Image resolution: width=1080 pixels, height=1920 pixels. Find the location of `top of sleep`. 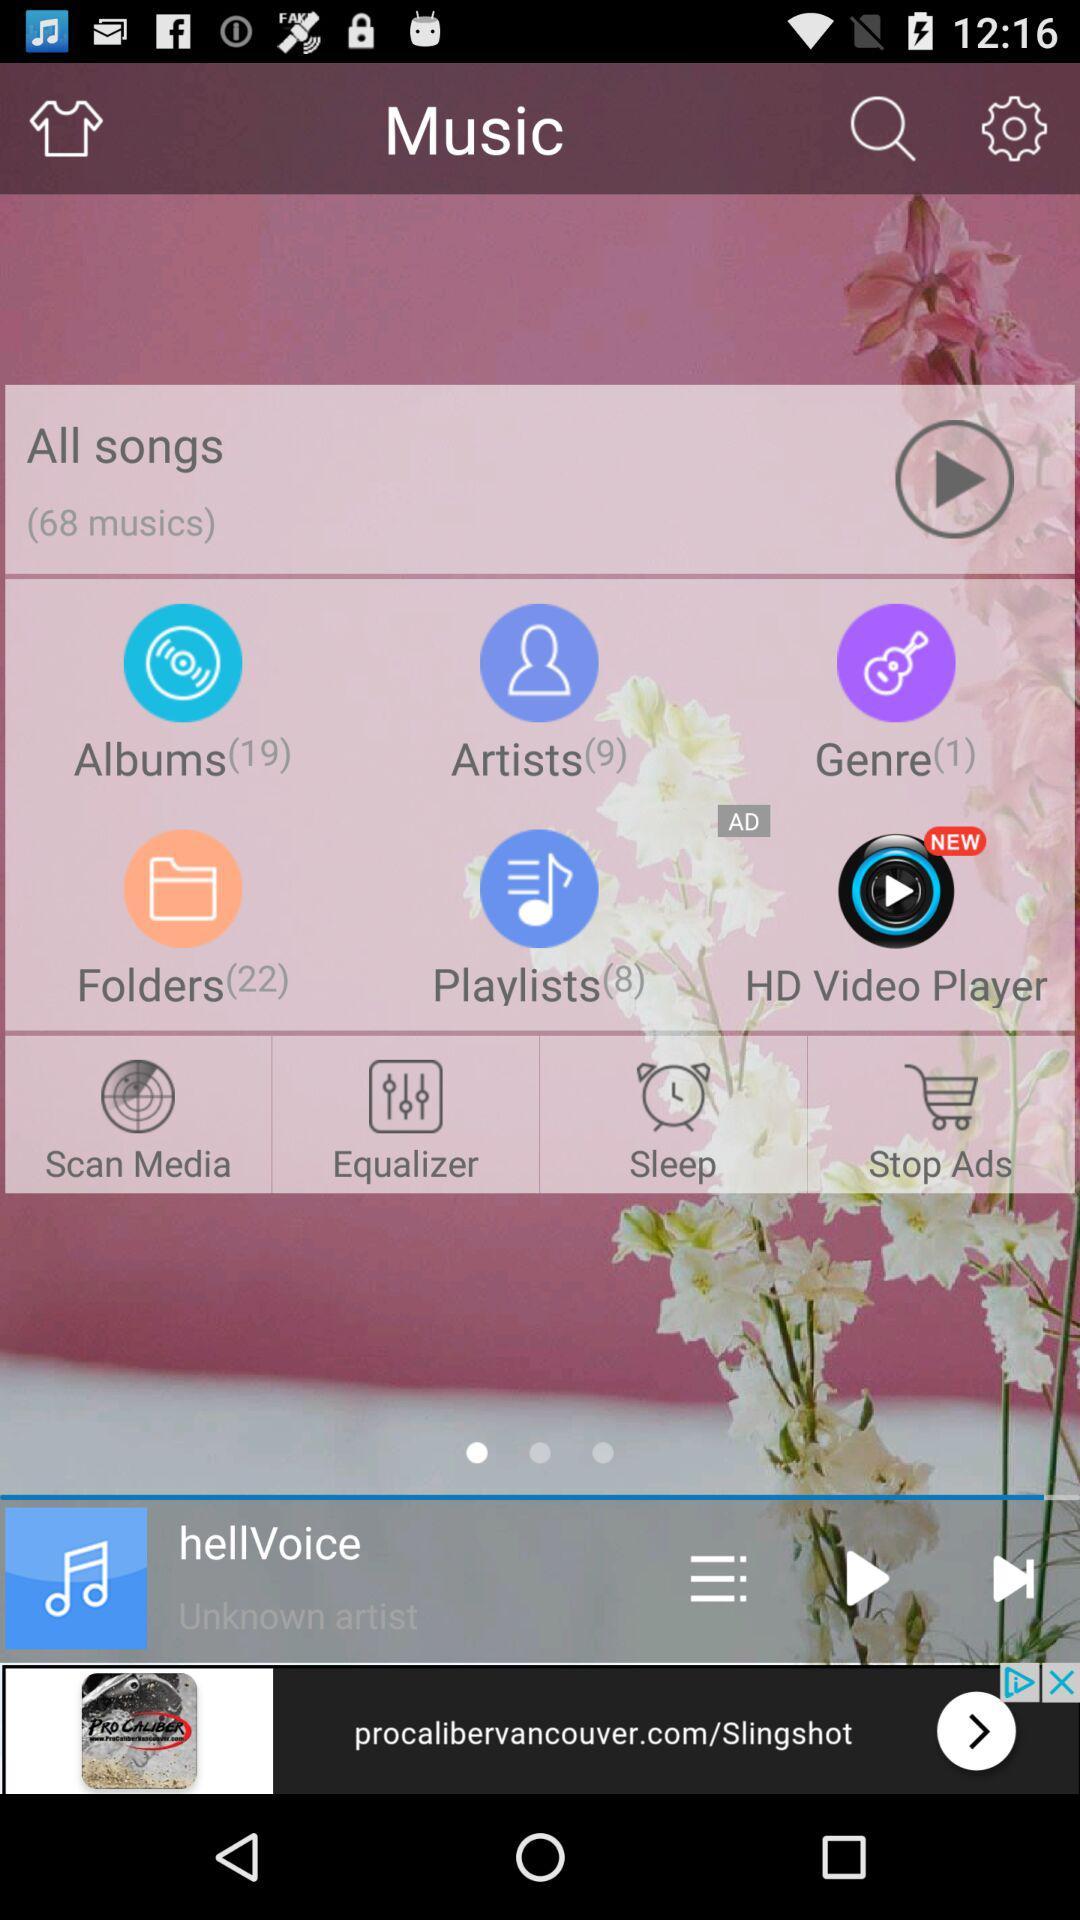

top of sleep is located at coordinates (673, 1095).